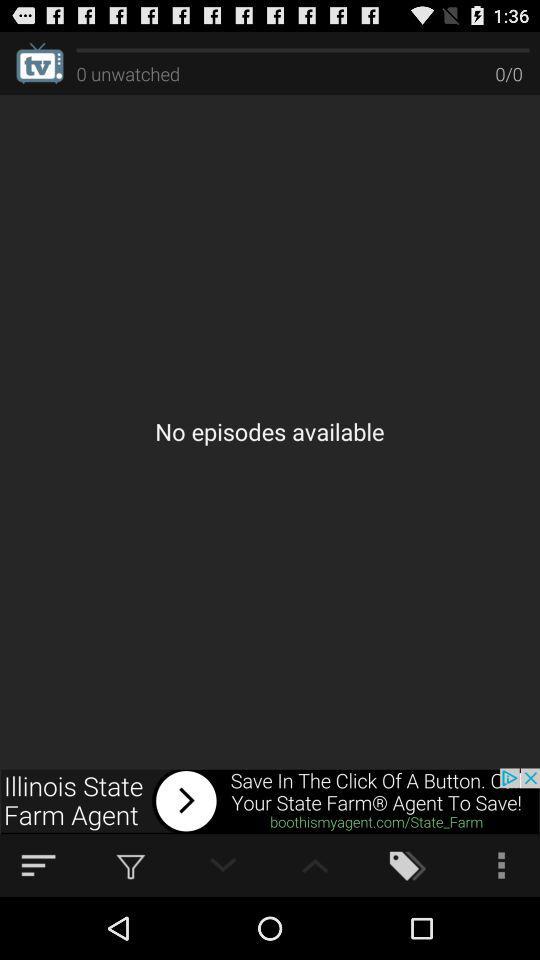  I want to click on open add for state farm, so click(270, 801).